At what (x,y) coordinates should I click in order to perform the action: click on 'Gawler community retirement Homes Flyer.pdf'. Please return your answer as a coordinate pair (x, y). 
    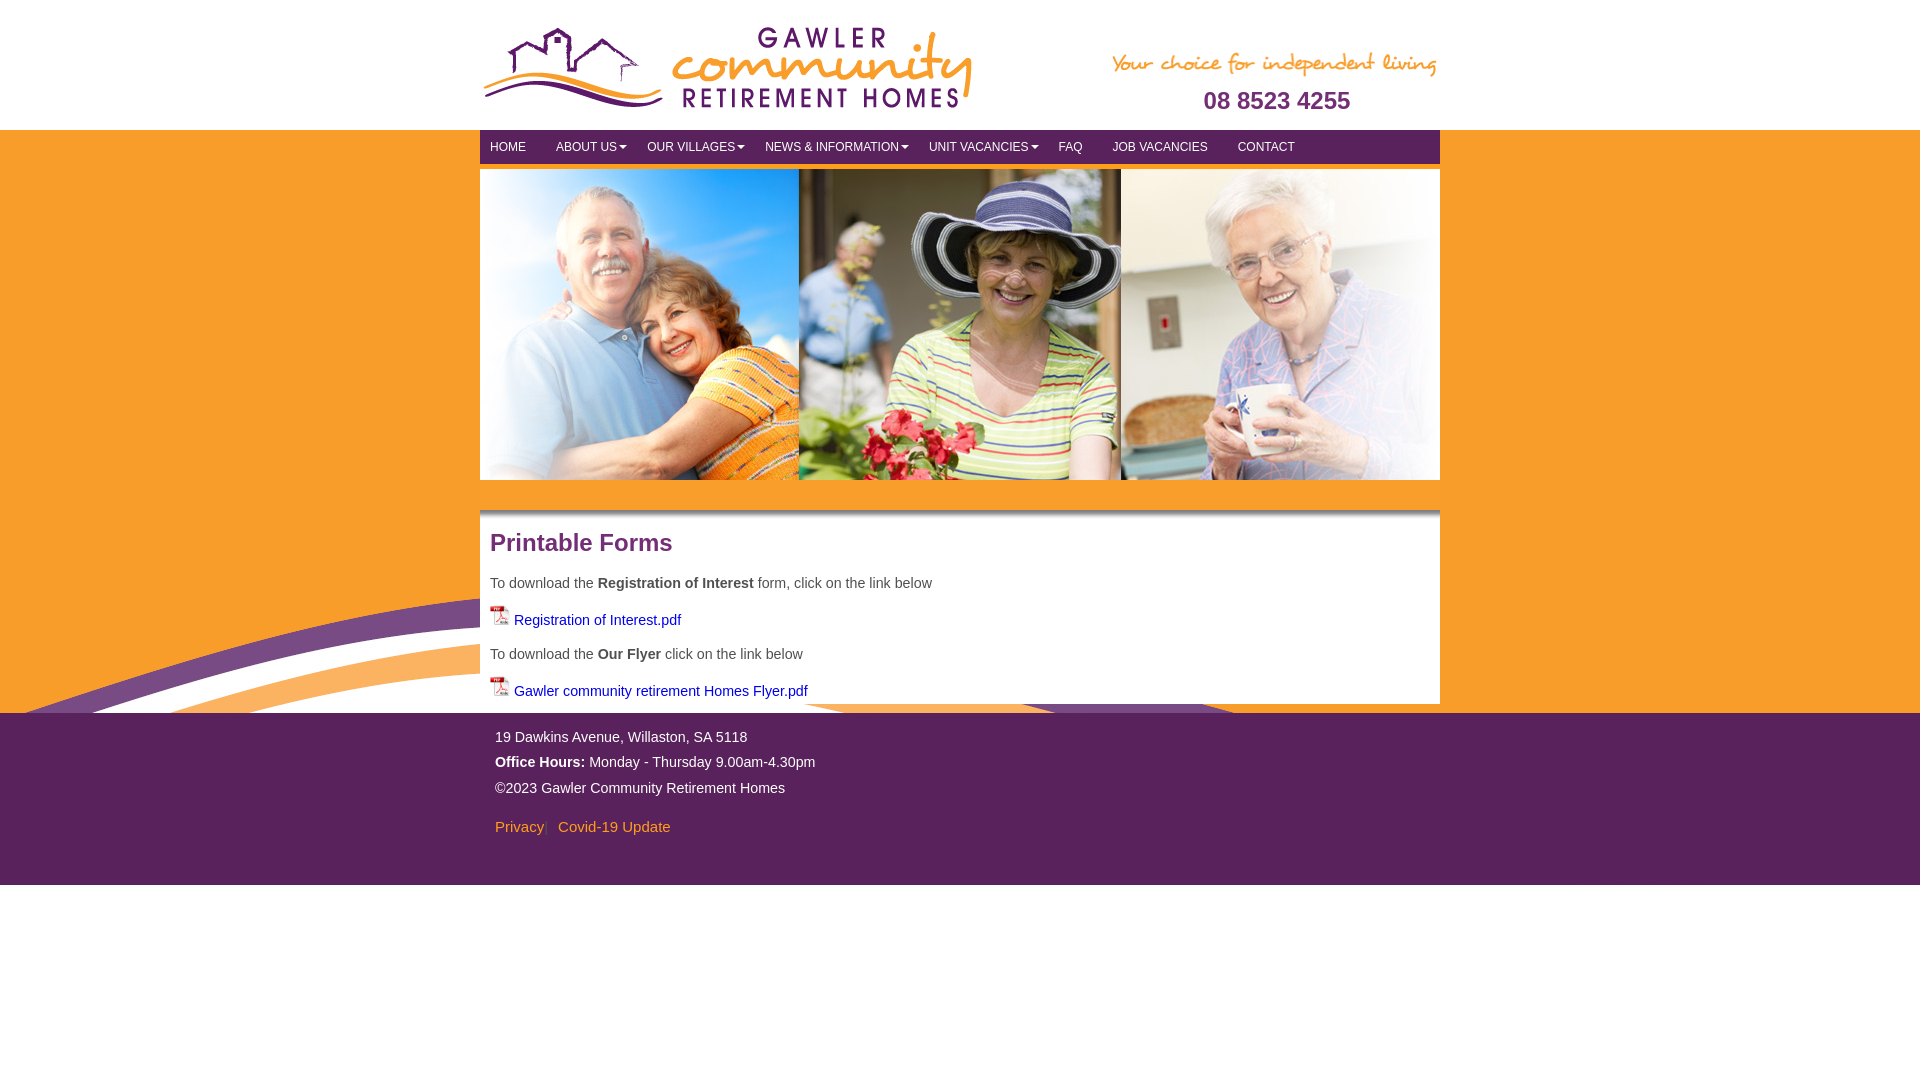
    Looking at the image, I should click on (648, 689).